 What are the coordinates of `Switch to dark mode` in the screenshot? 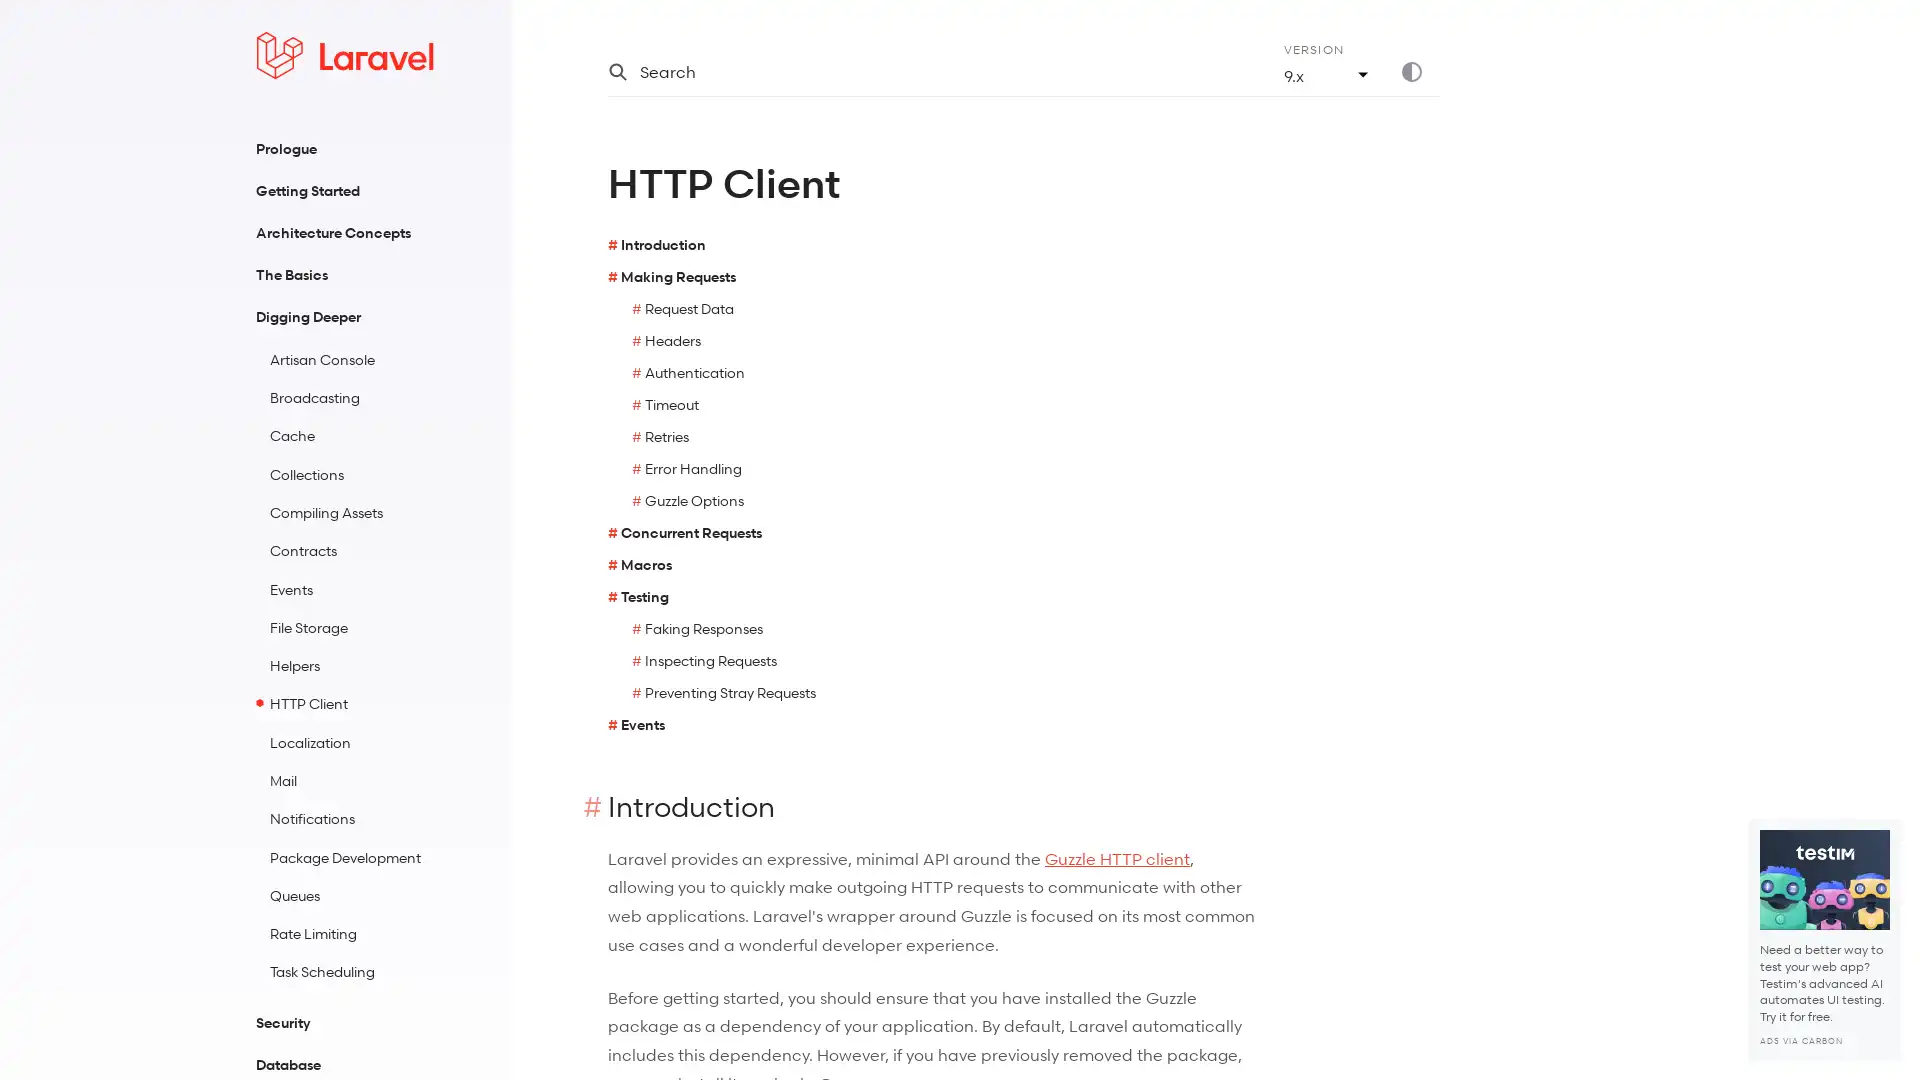 It's located at (1419, 71).